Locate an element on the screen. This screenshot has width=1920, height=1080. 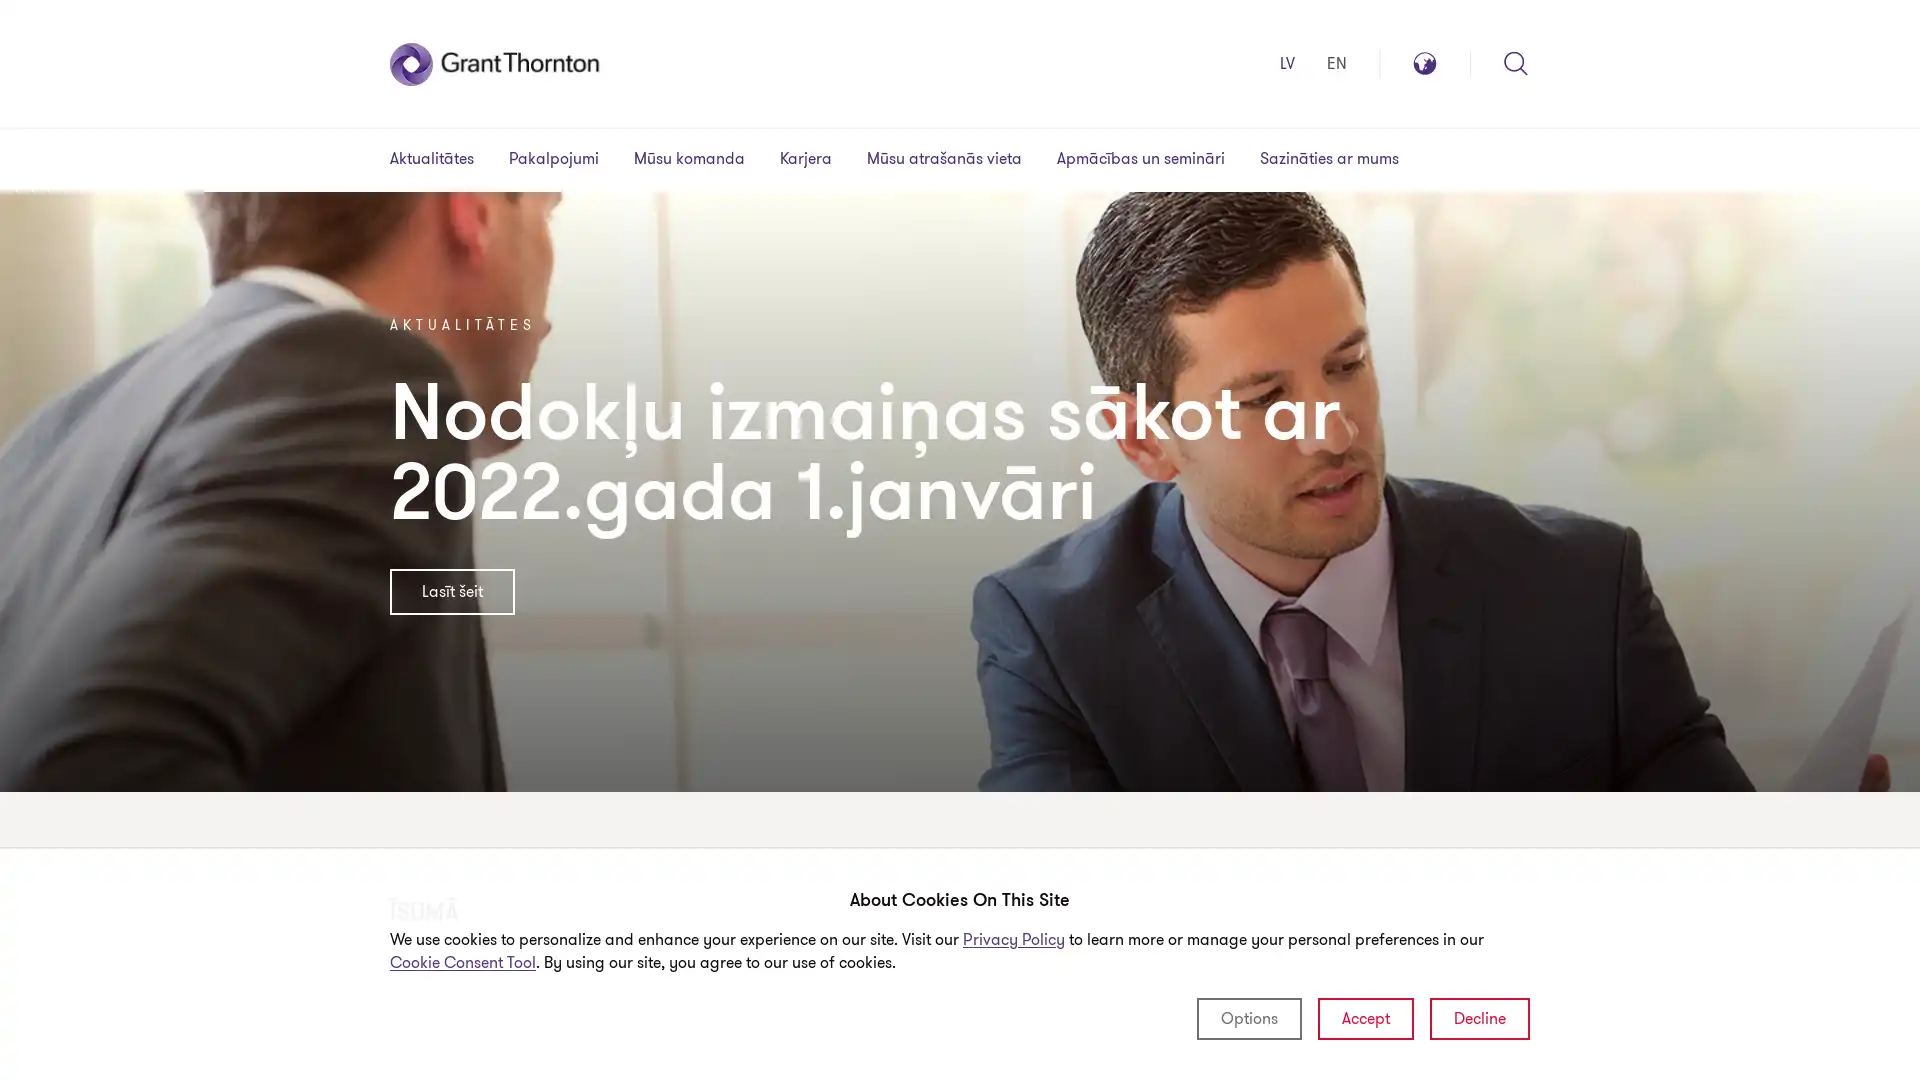
Meklet is located at coordinates (1516, 63).